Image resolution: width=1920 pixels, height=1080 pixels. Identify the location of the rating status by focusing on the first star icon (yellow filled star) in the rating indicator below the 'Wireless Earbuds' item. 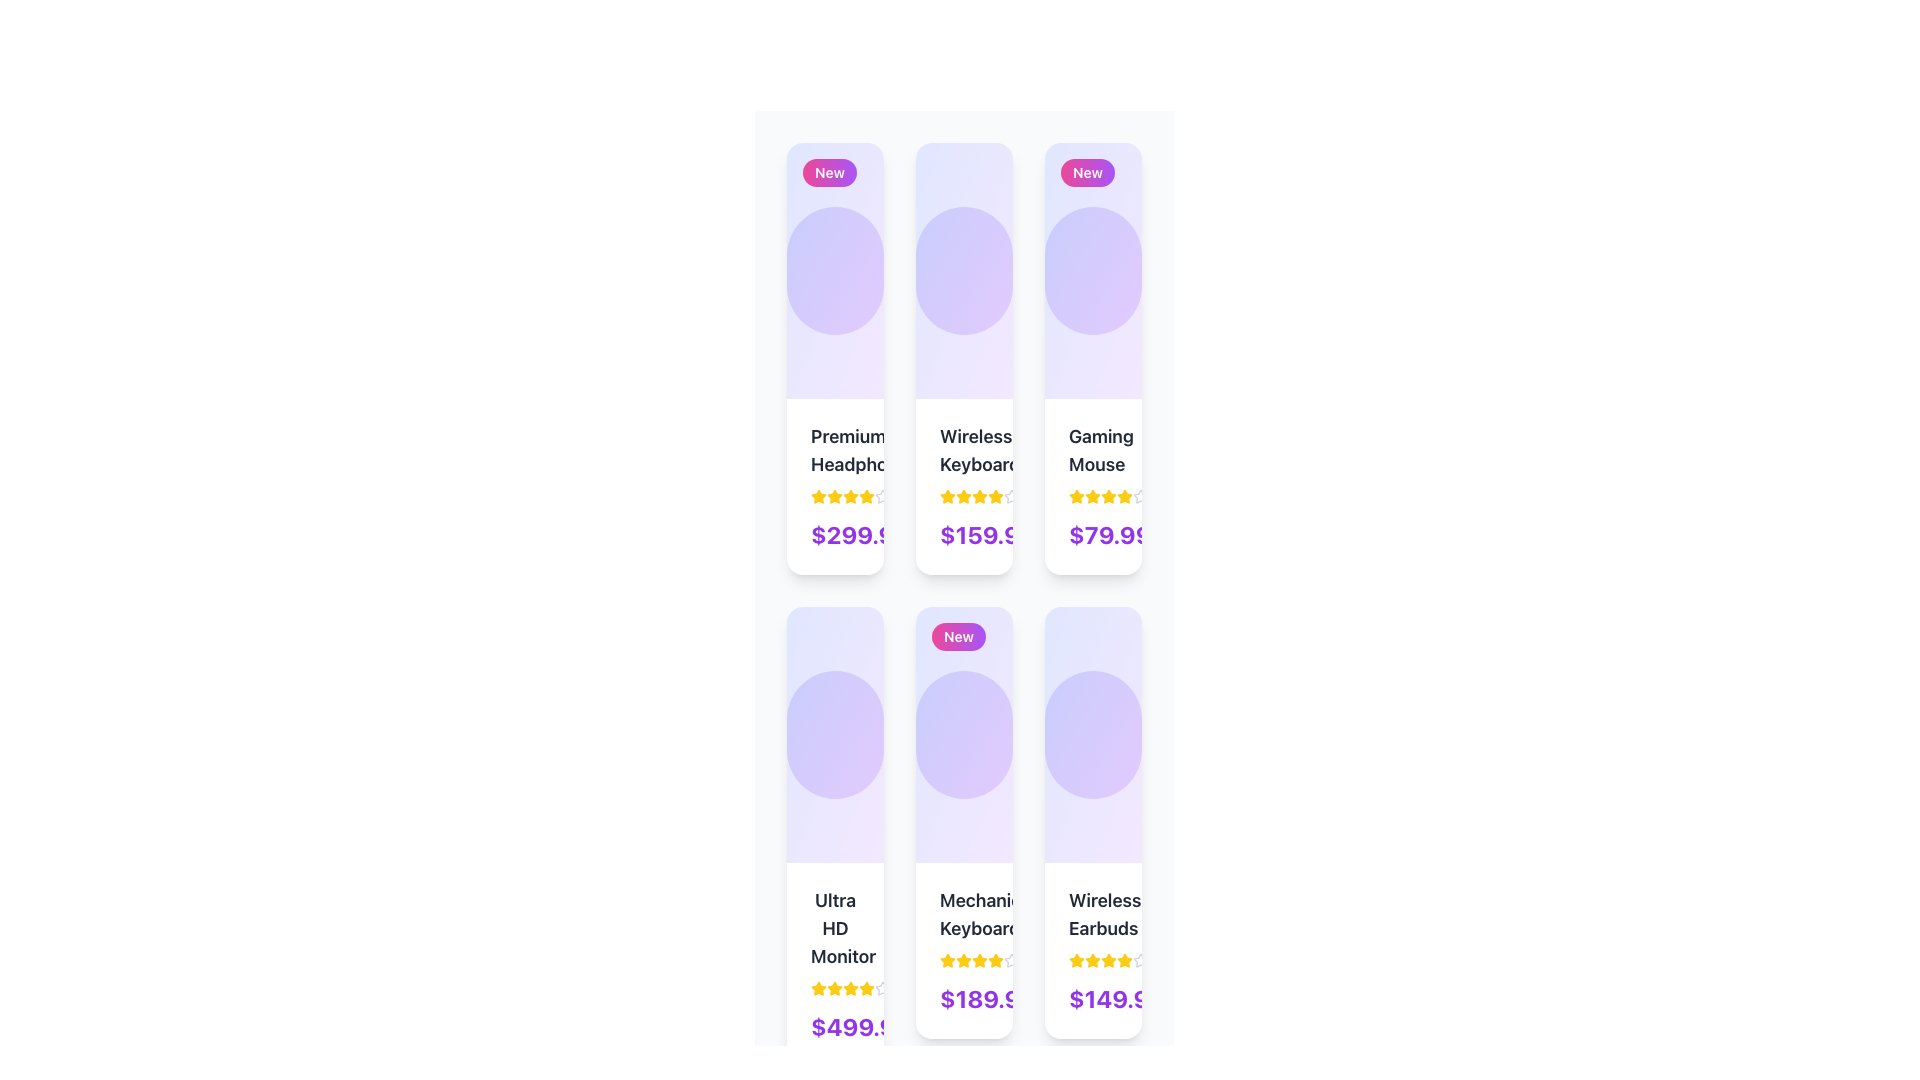
(1075, 959).